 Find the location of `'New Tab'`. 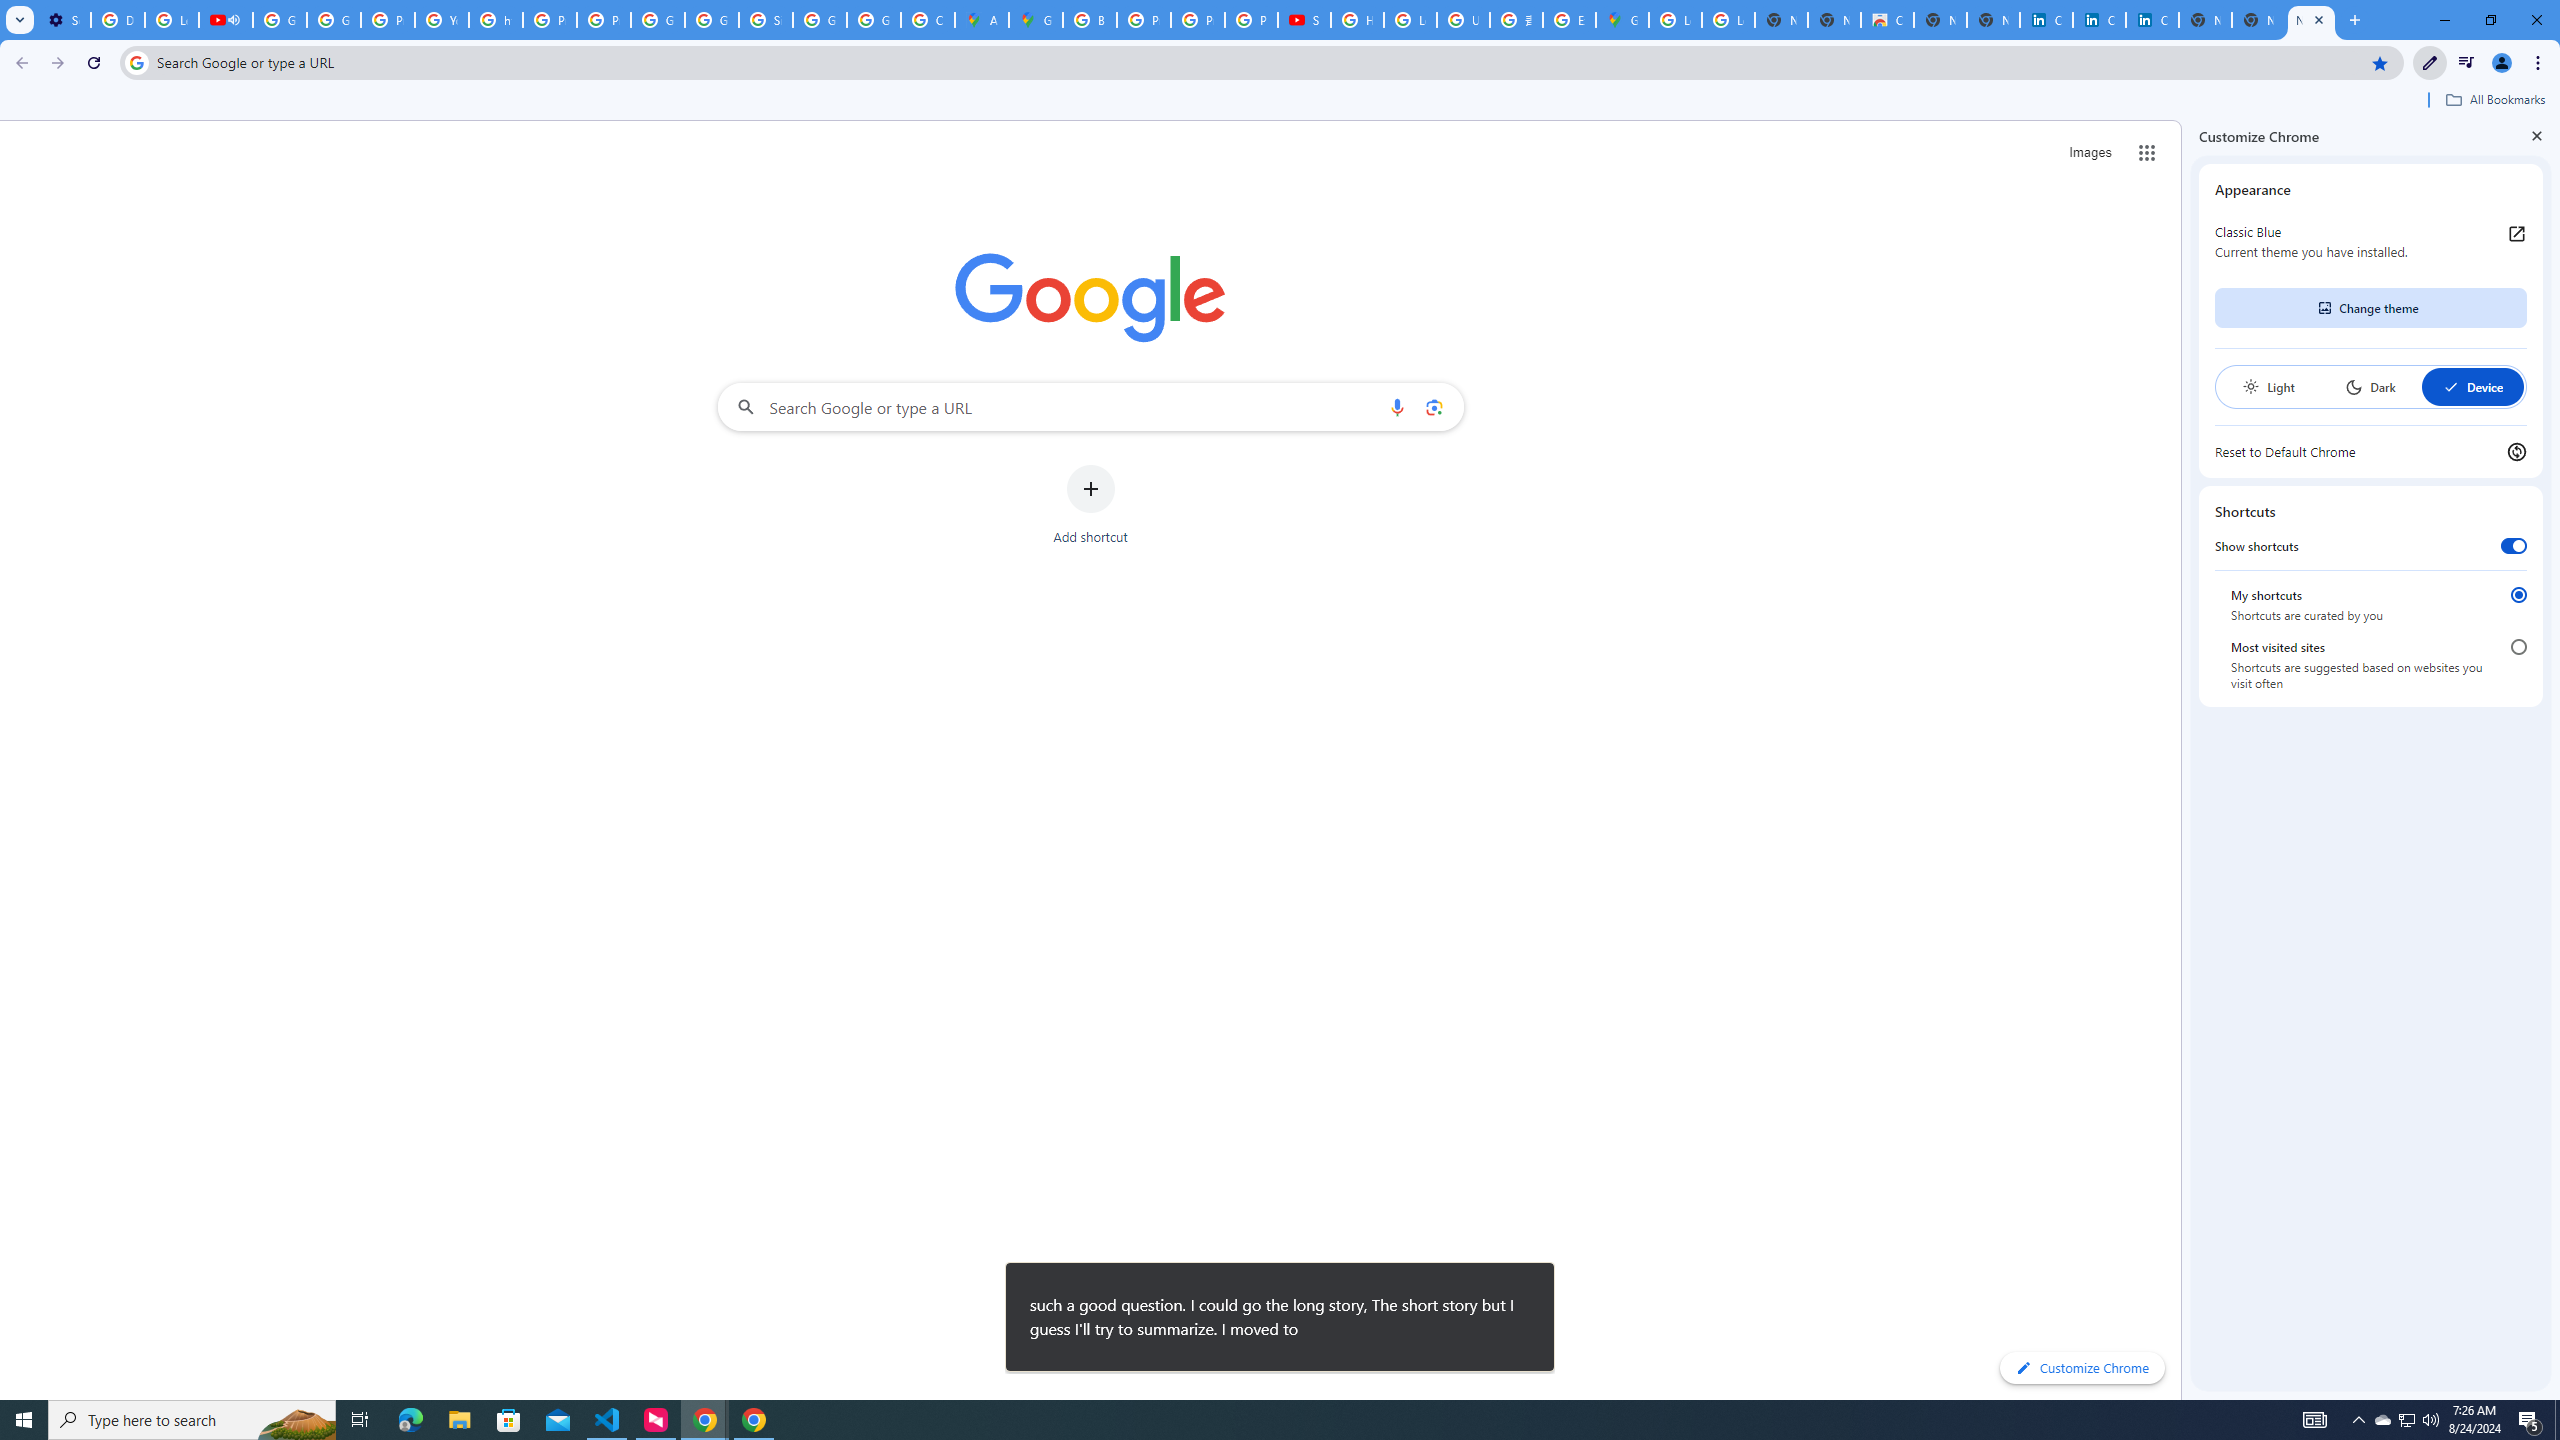

'New Tab' is located at coordinates (2311, 19).